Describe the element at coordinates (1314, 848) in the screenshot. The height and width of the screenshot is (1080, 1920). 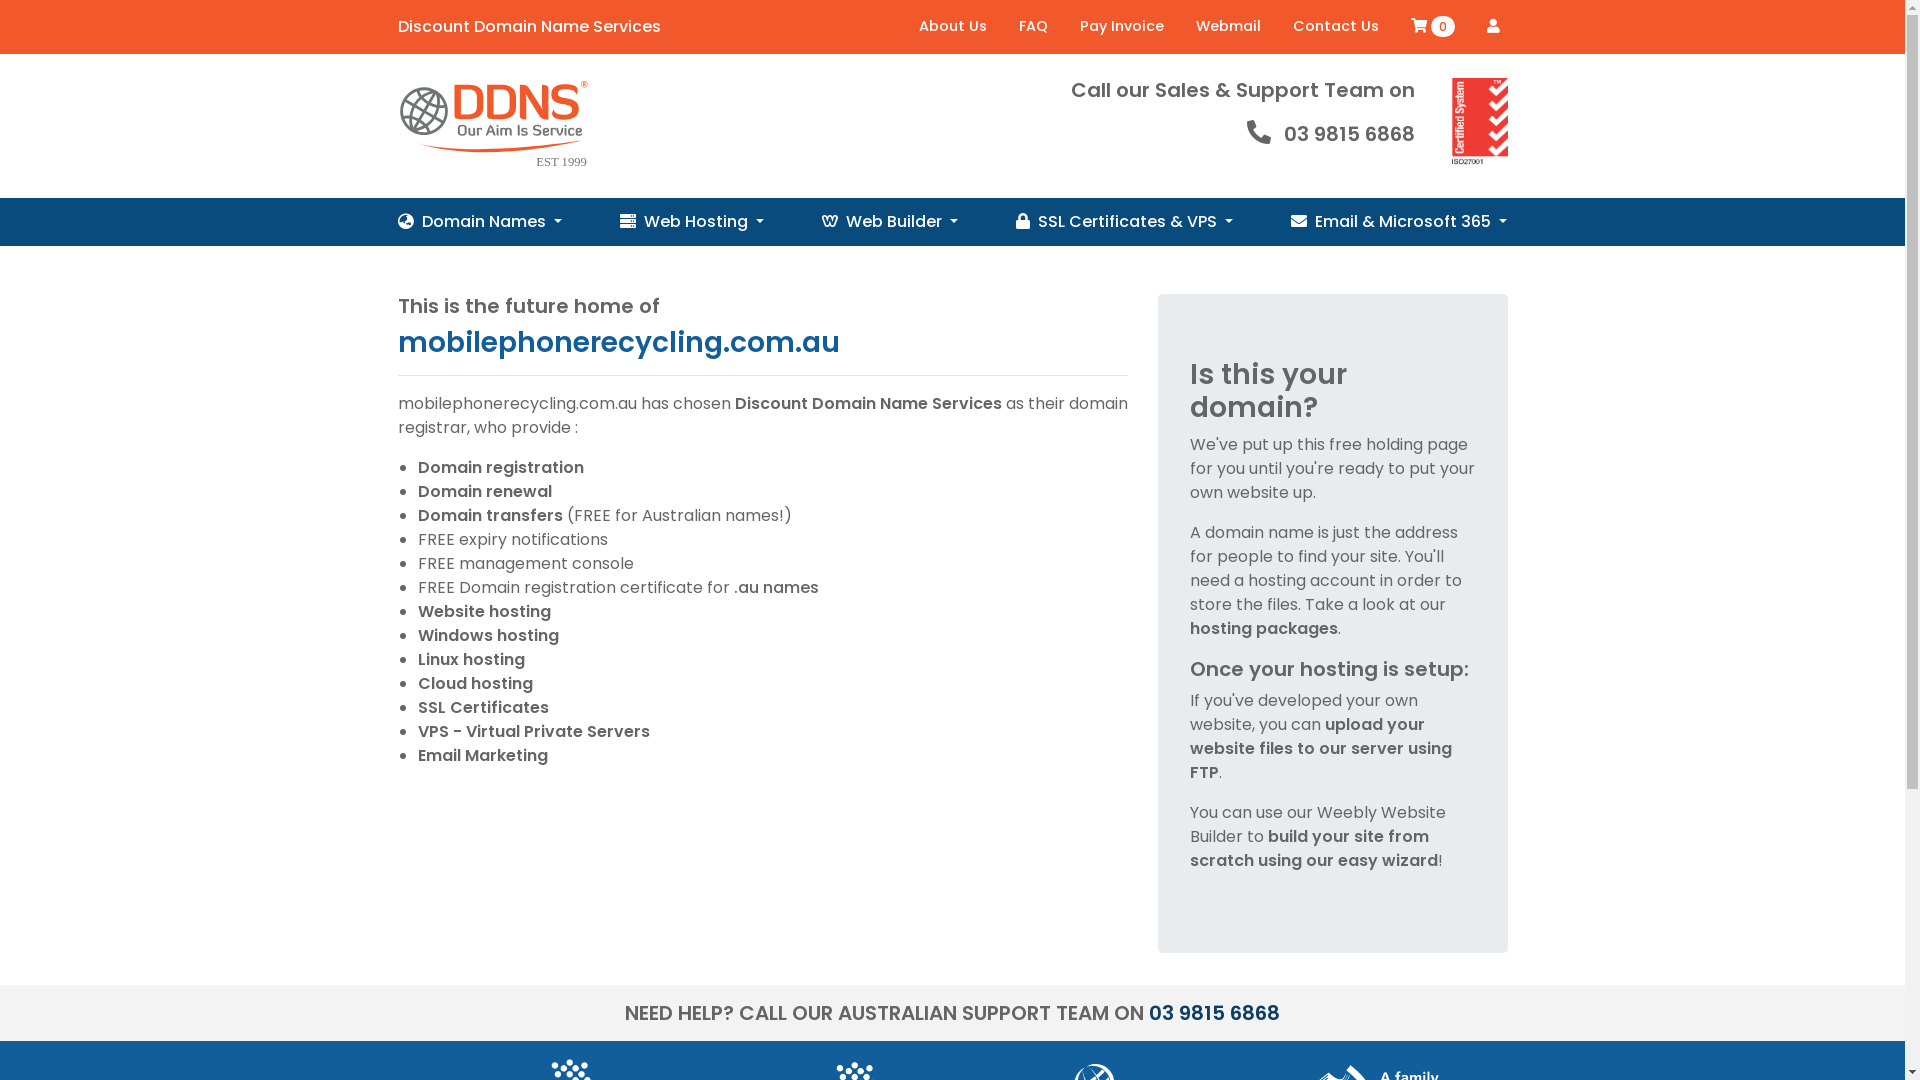
I see `'build your site from scratch using our easy wizard'` at that location.